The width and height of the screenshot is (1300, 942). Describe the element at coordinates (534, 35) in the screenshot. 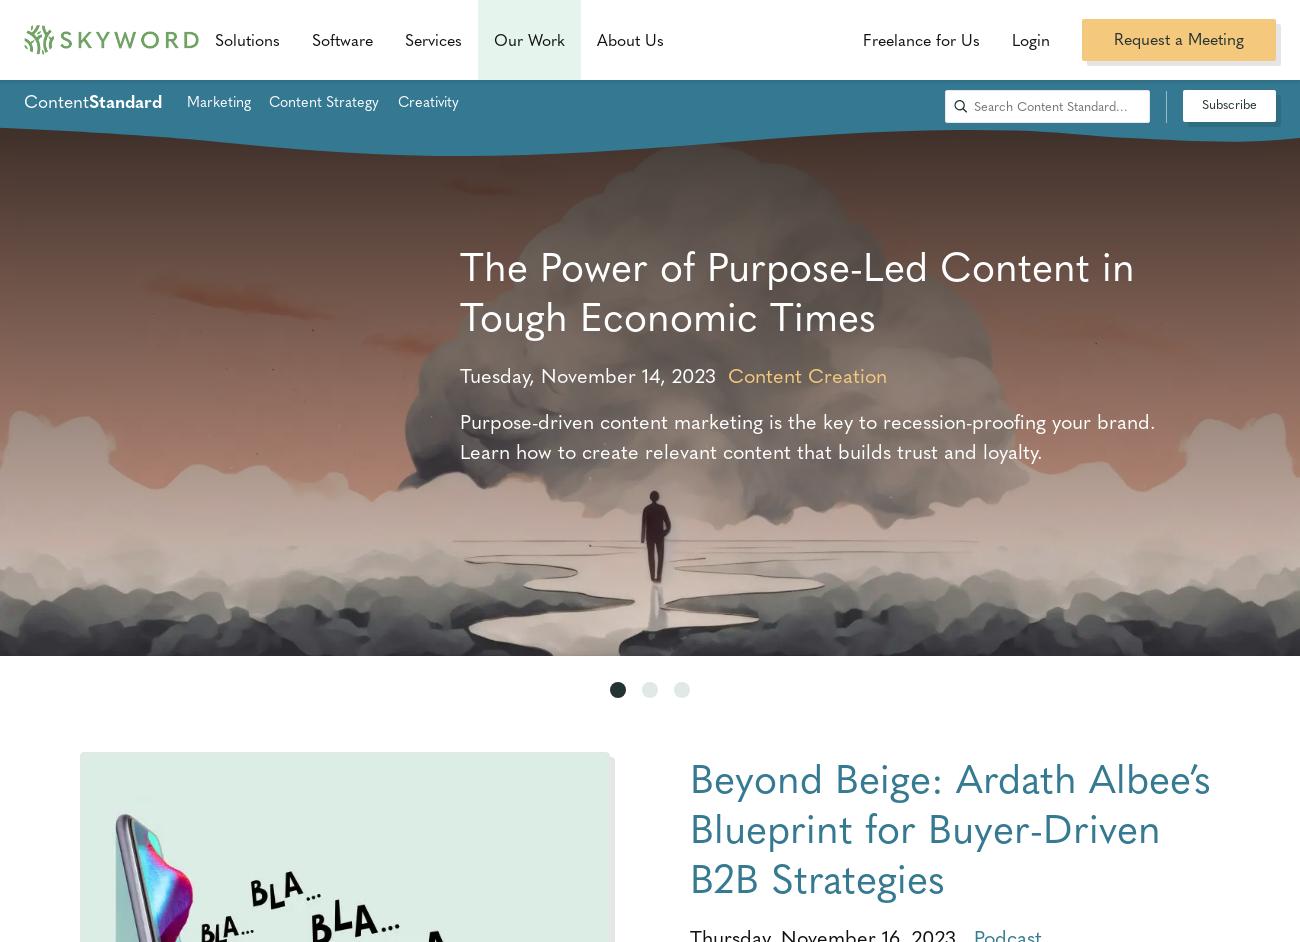

I see `'Resources'` at that location.